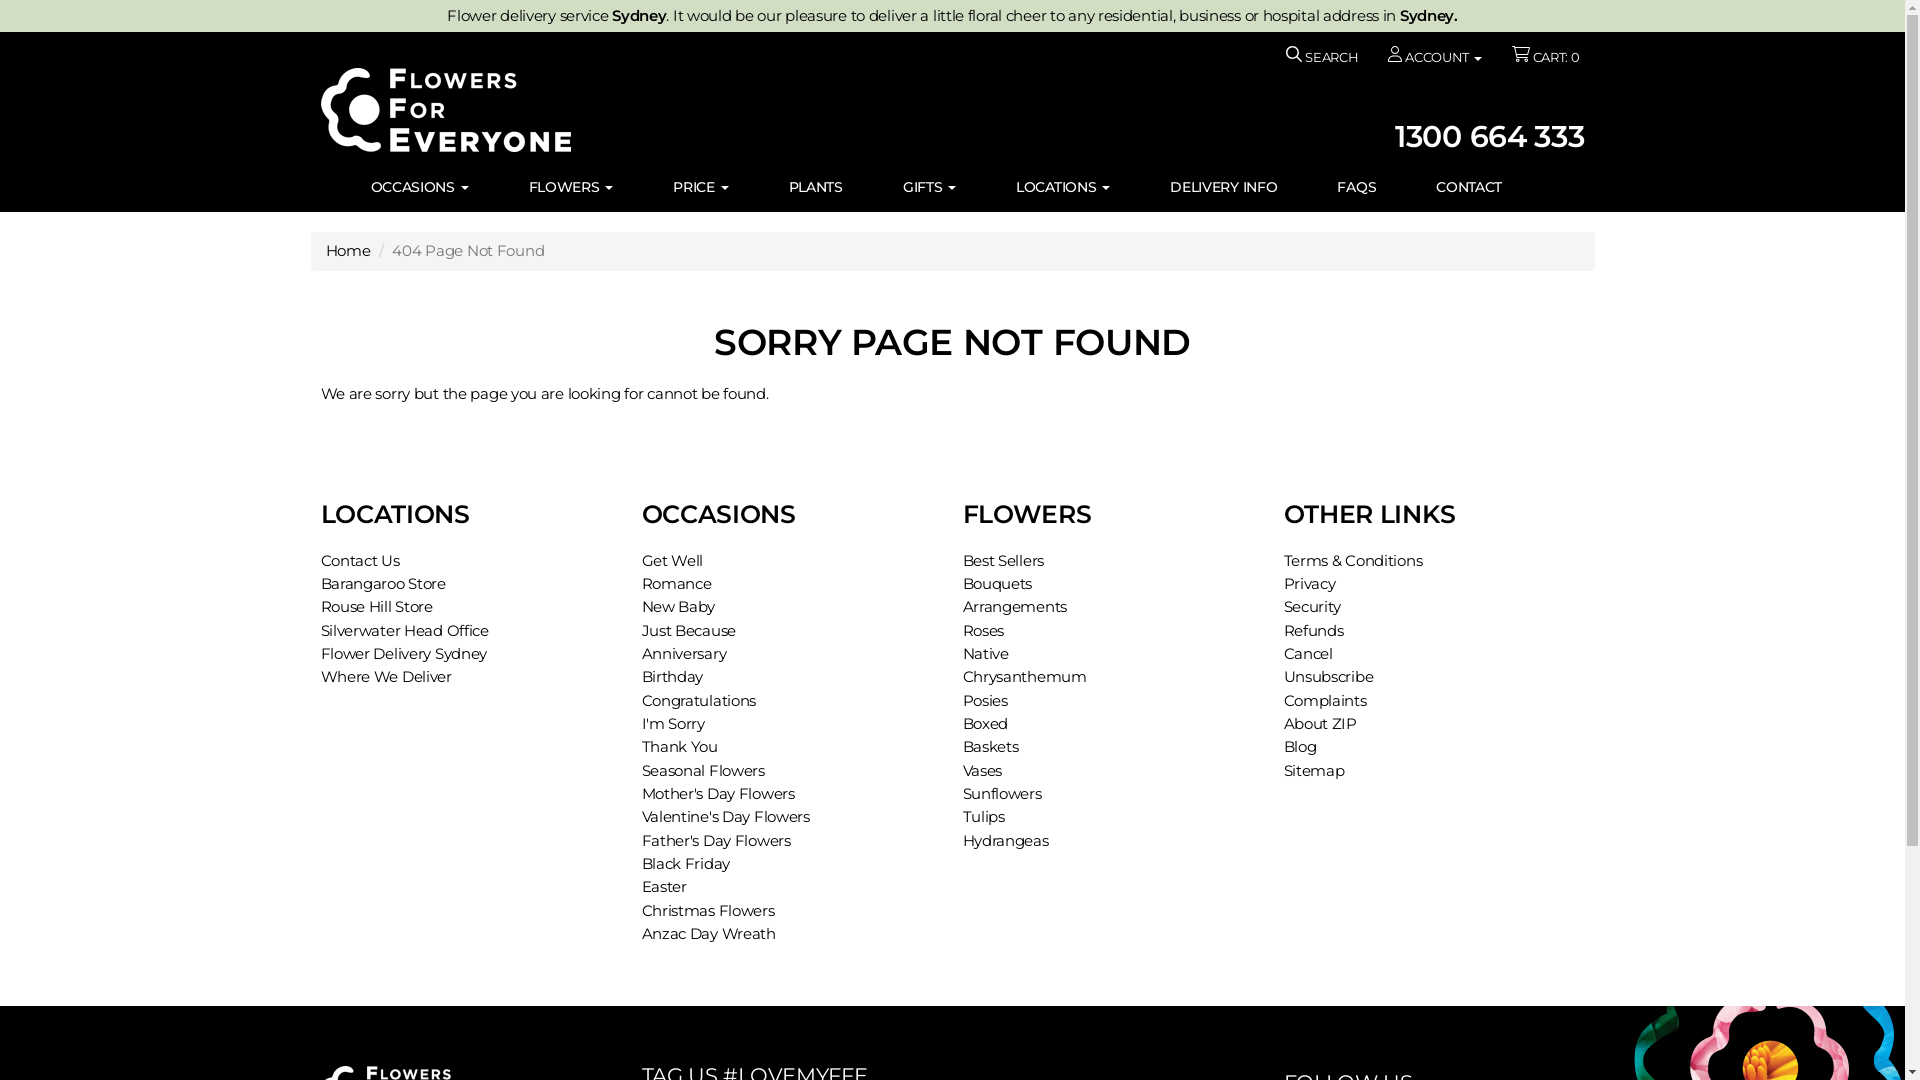  Describe the element at coordinates (757, 186) in the screenshot. I see `'PLANTS'` at that location.